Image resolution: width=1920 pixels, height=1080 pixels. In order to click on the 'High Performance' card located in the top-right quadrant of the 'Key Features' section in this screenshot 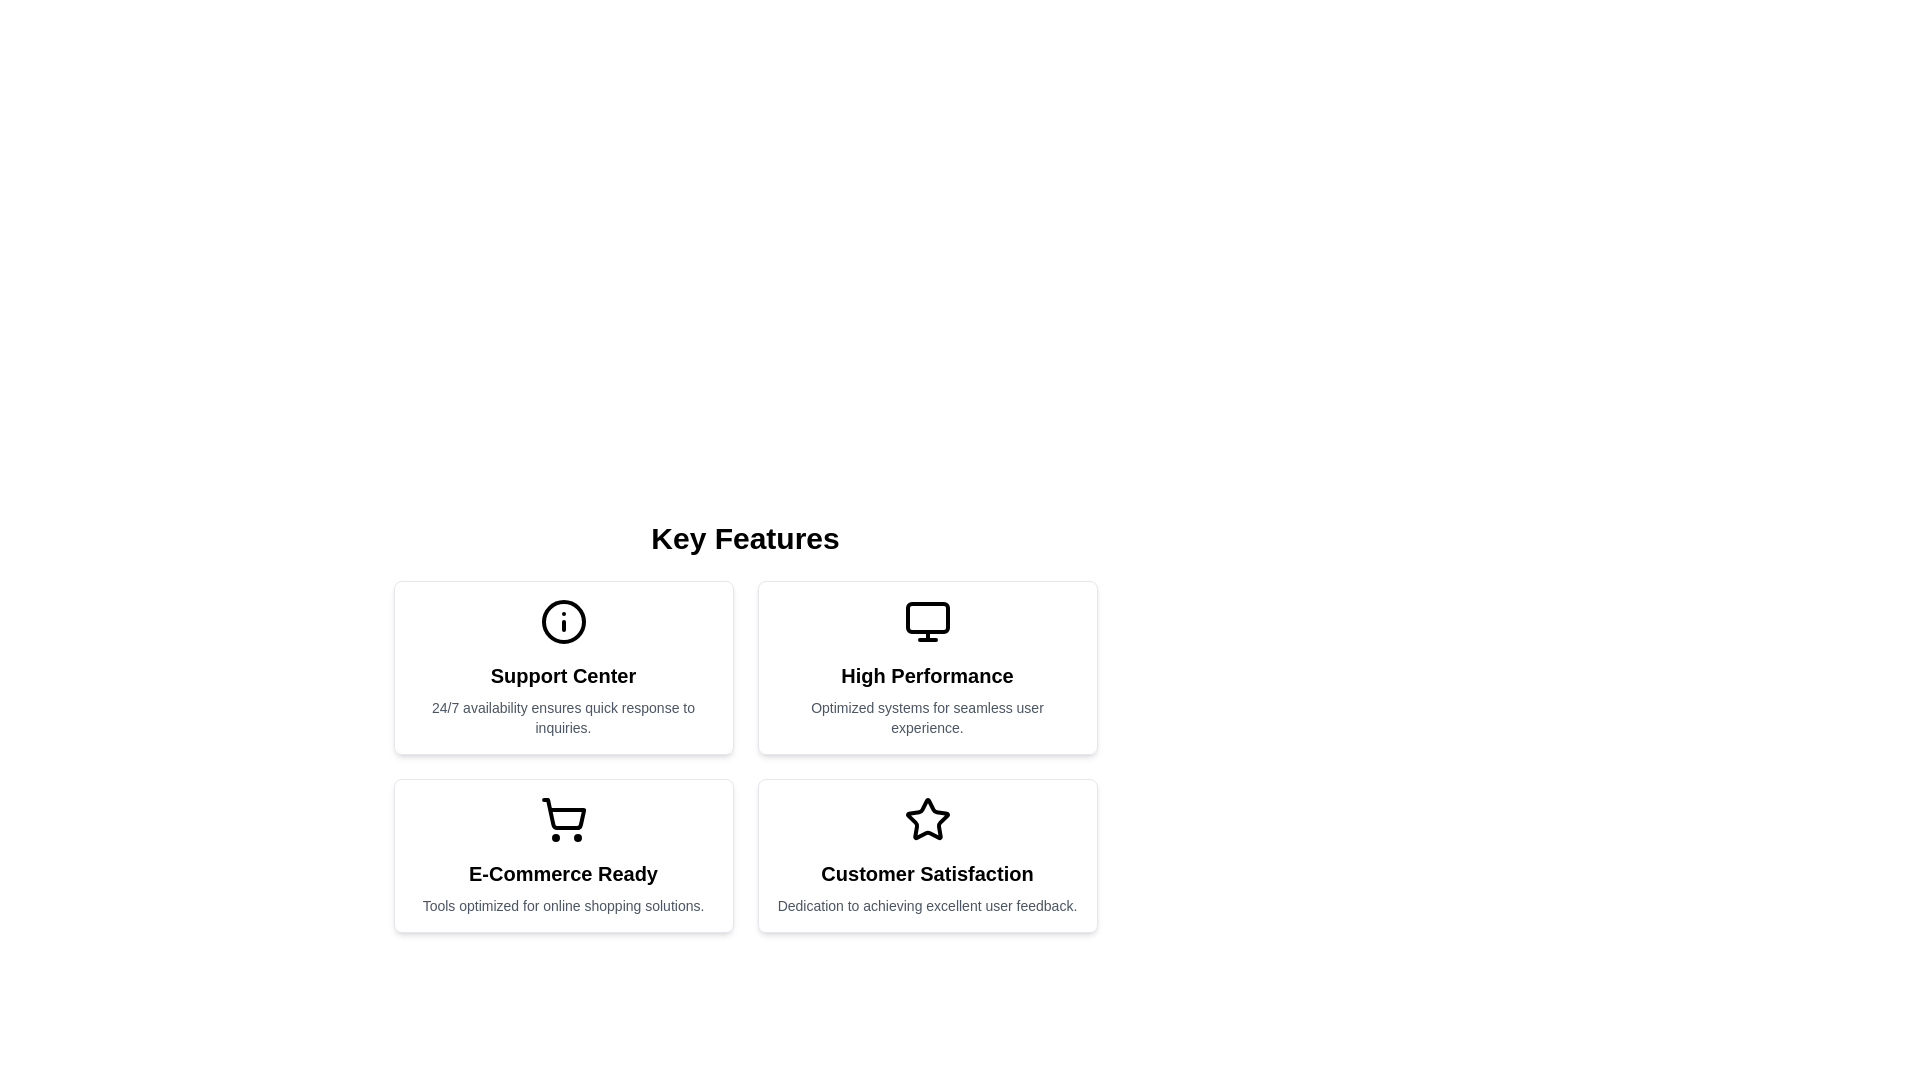, I will do `click(926, 667)`.